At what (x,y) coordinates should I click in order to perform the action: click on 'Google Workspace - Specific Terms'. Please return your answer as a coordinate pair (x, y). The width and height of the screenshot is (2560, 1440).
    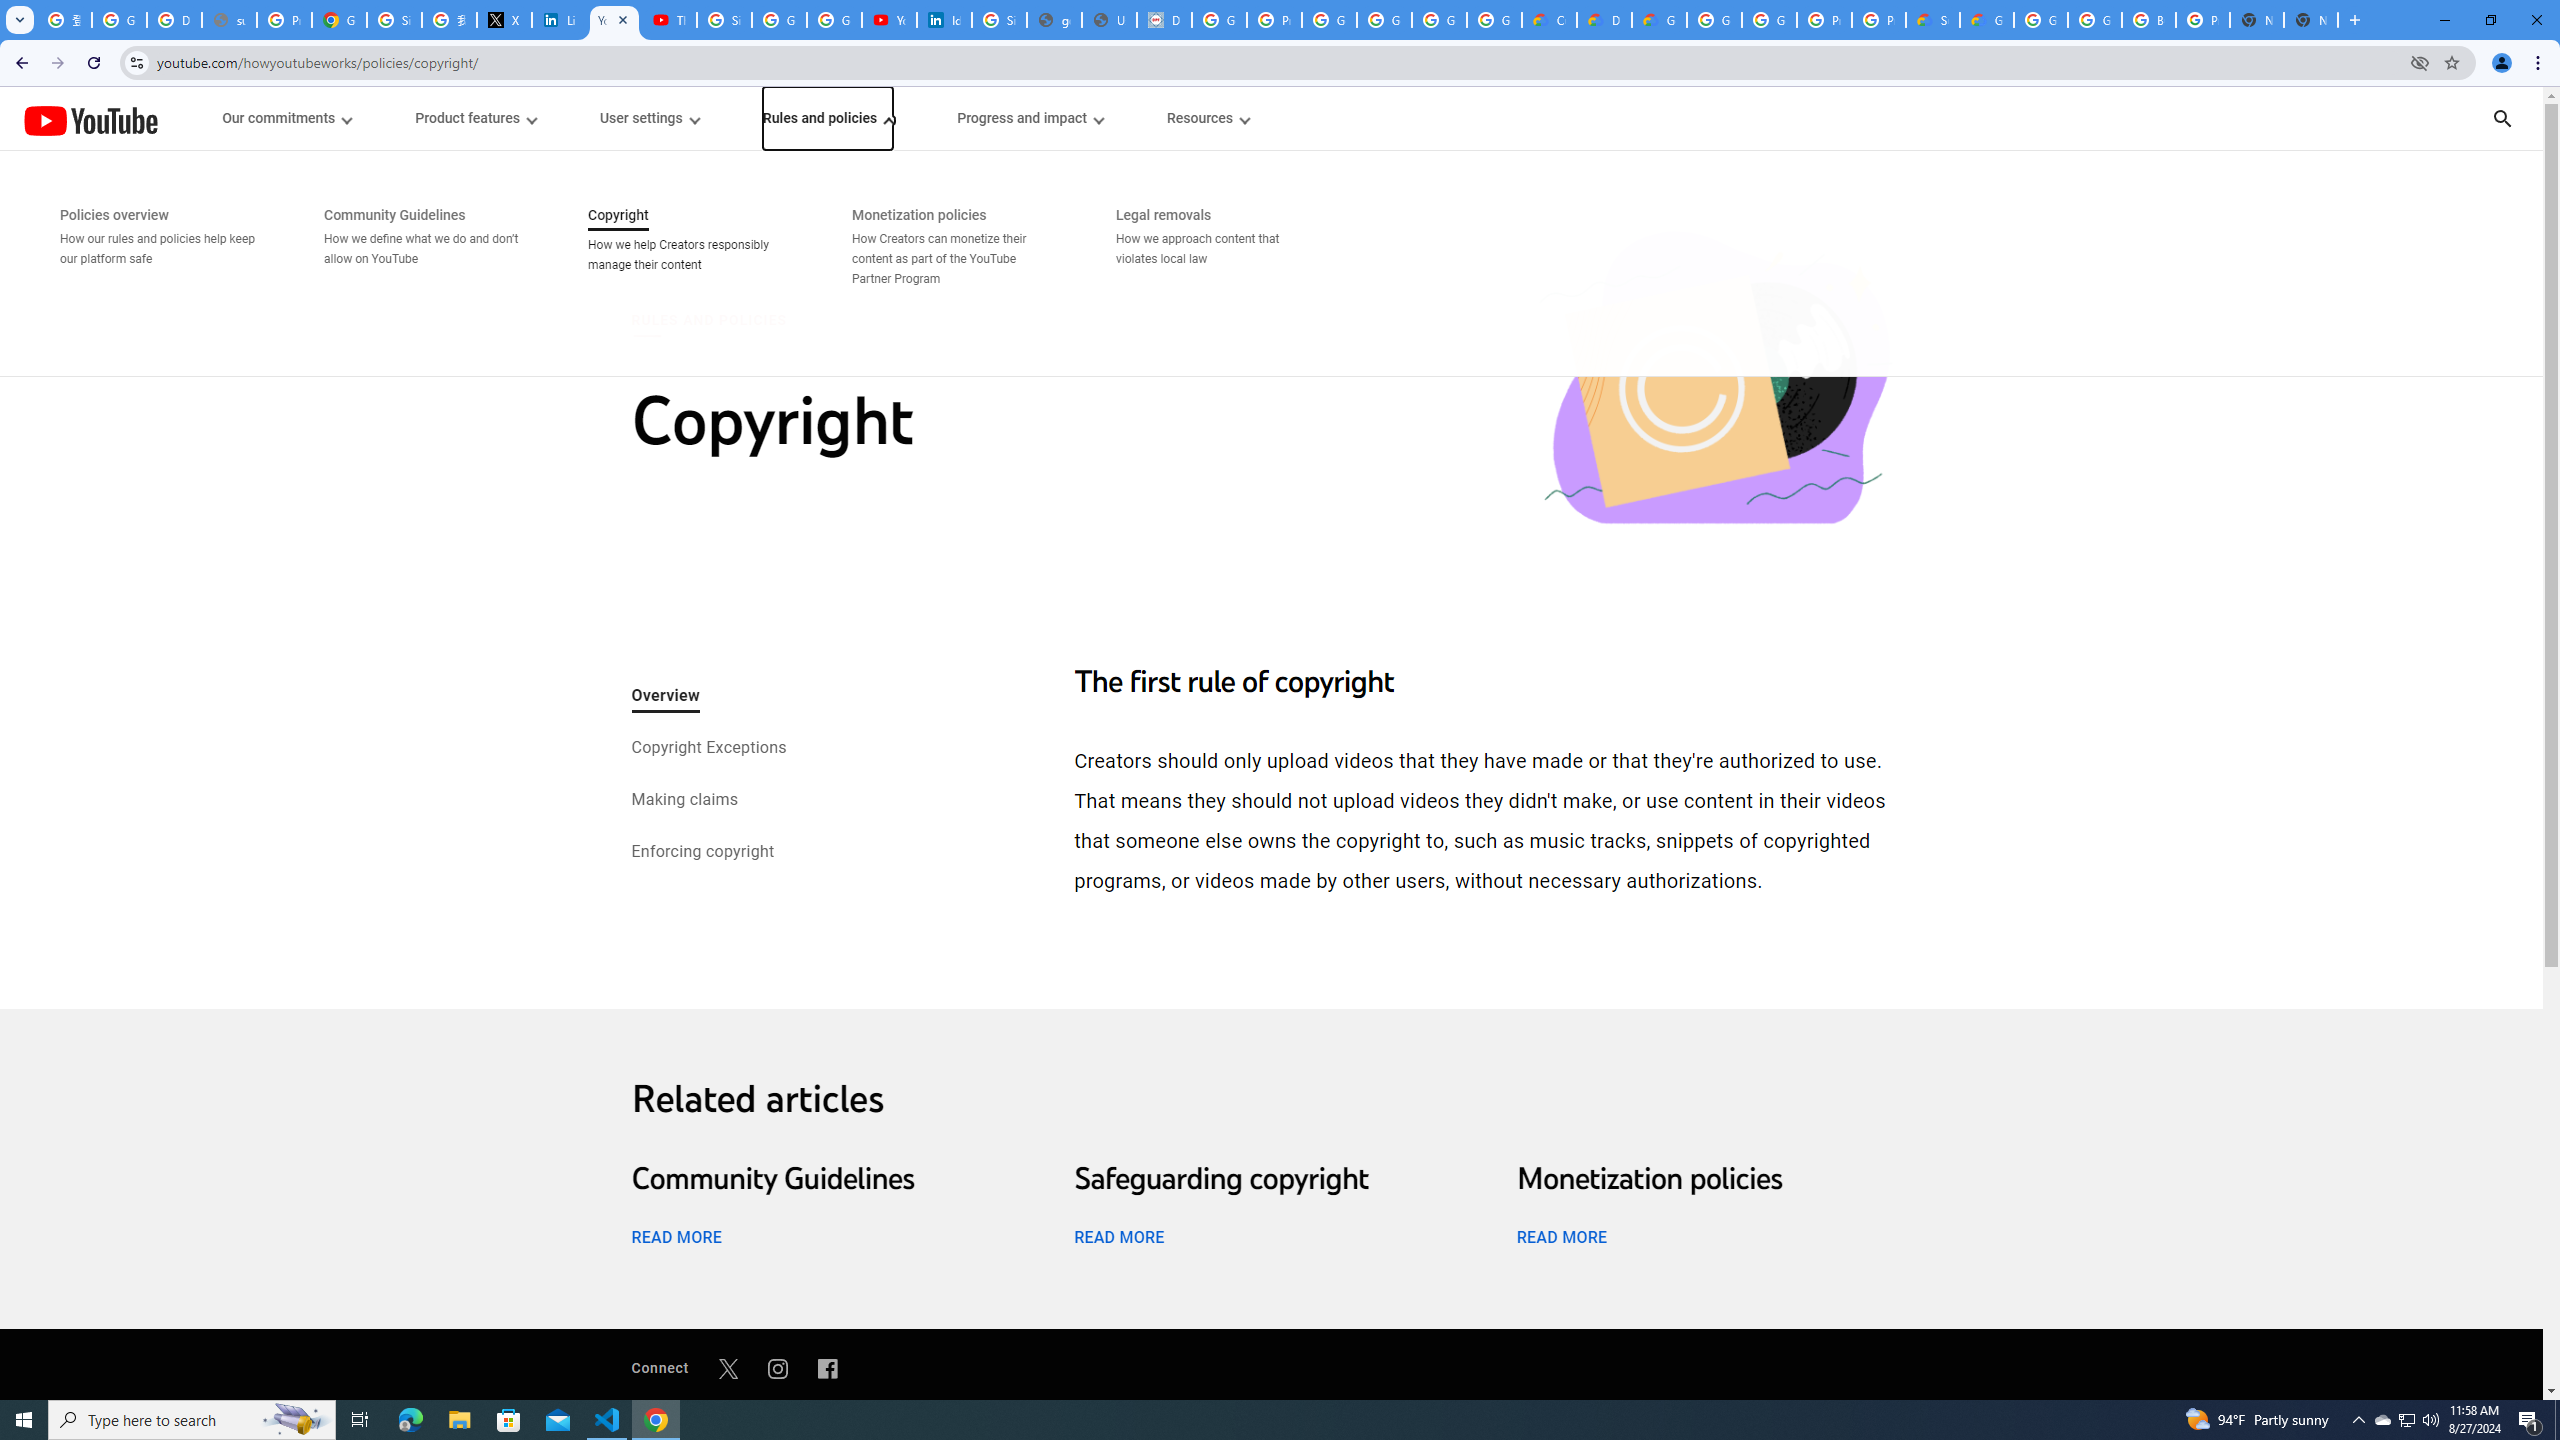
    Looking at the image, I should click on (1495, 19).